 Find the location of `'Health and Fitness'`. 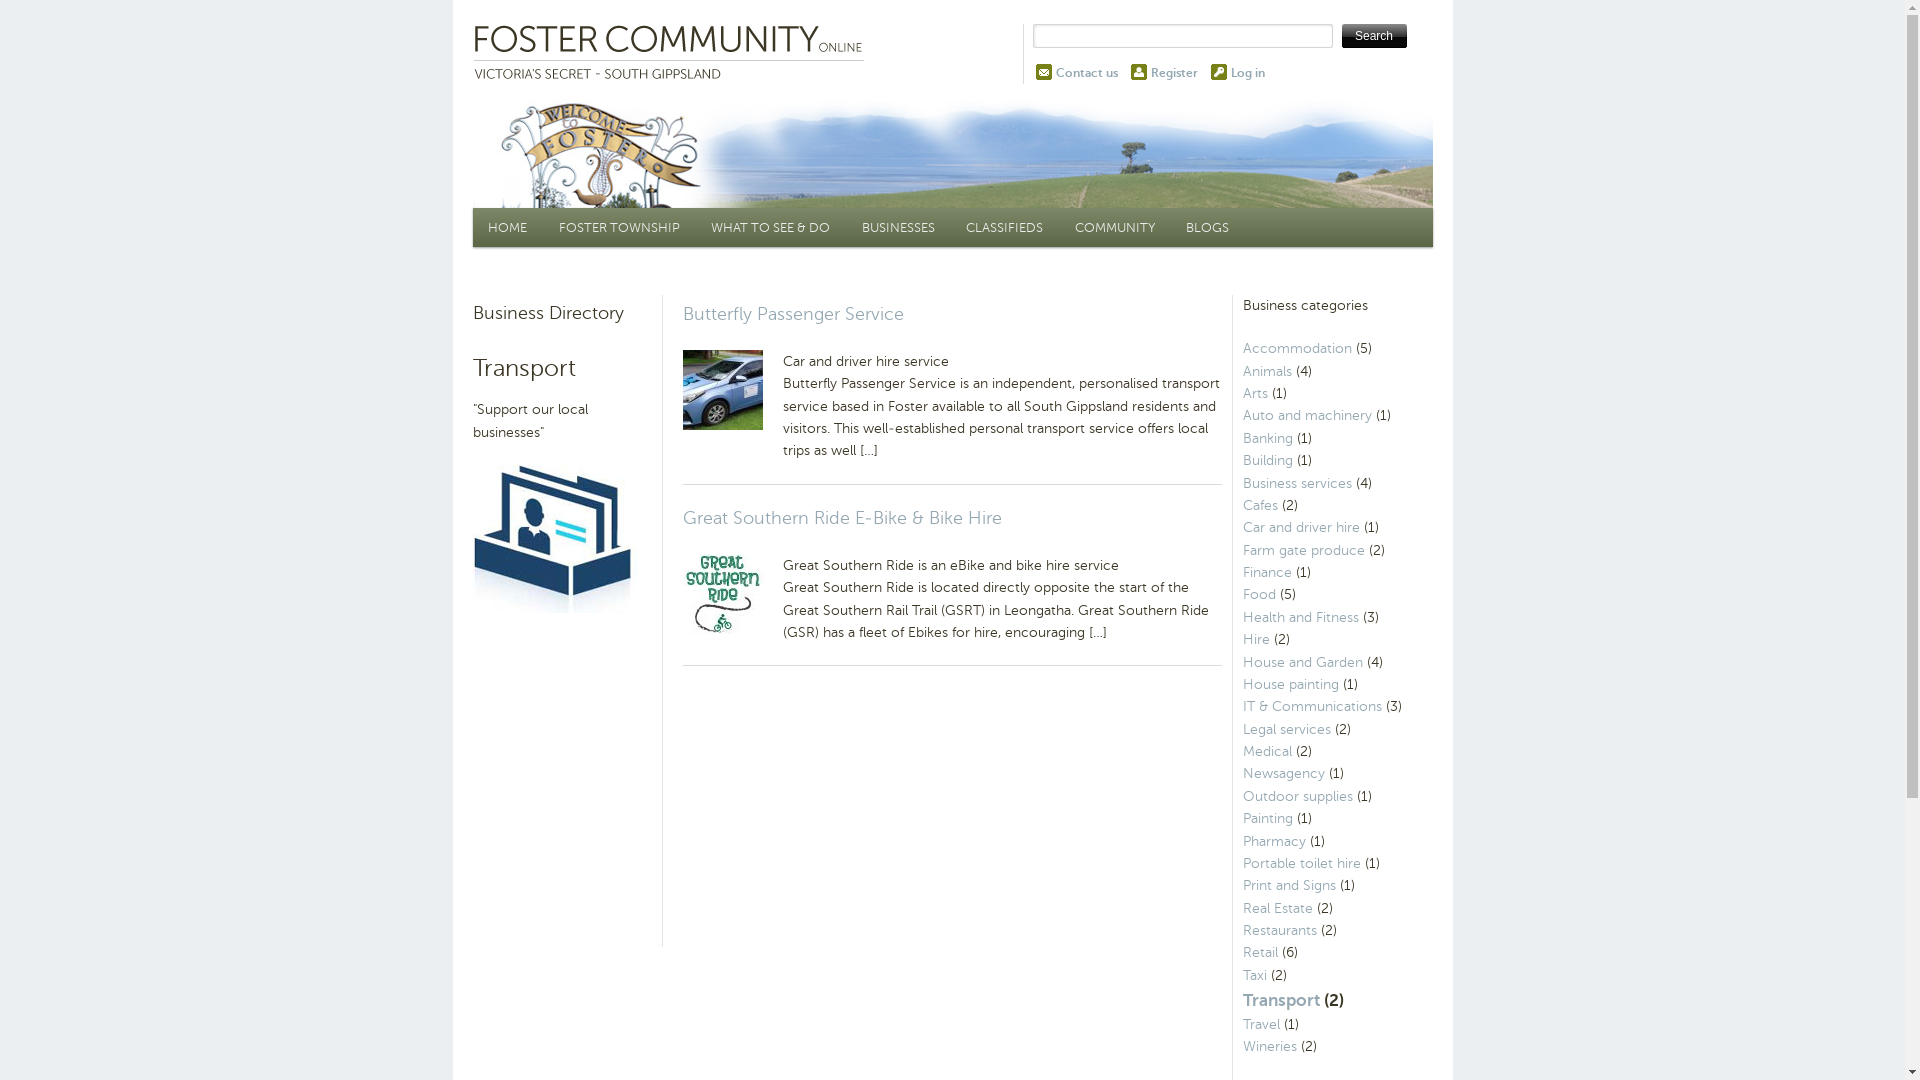

'Health and Fitness' is located at coordinates (1300, 616).